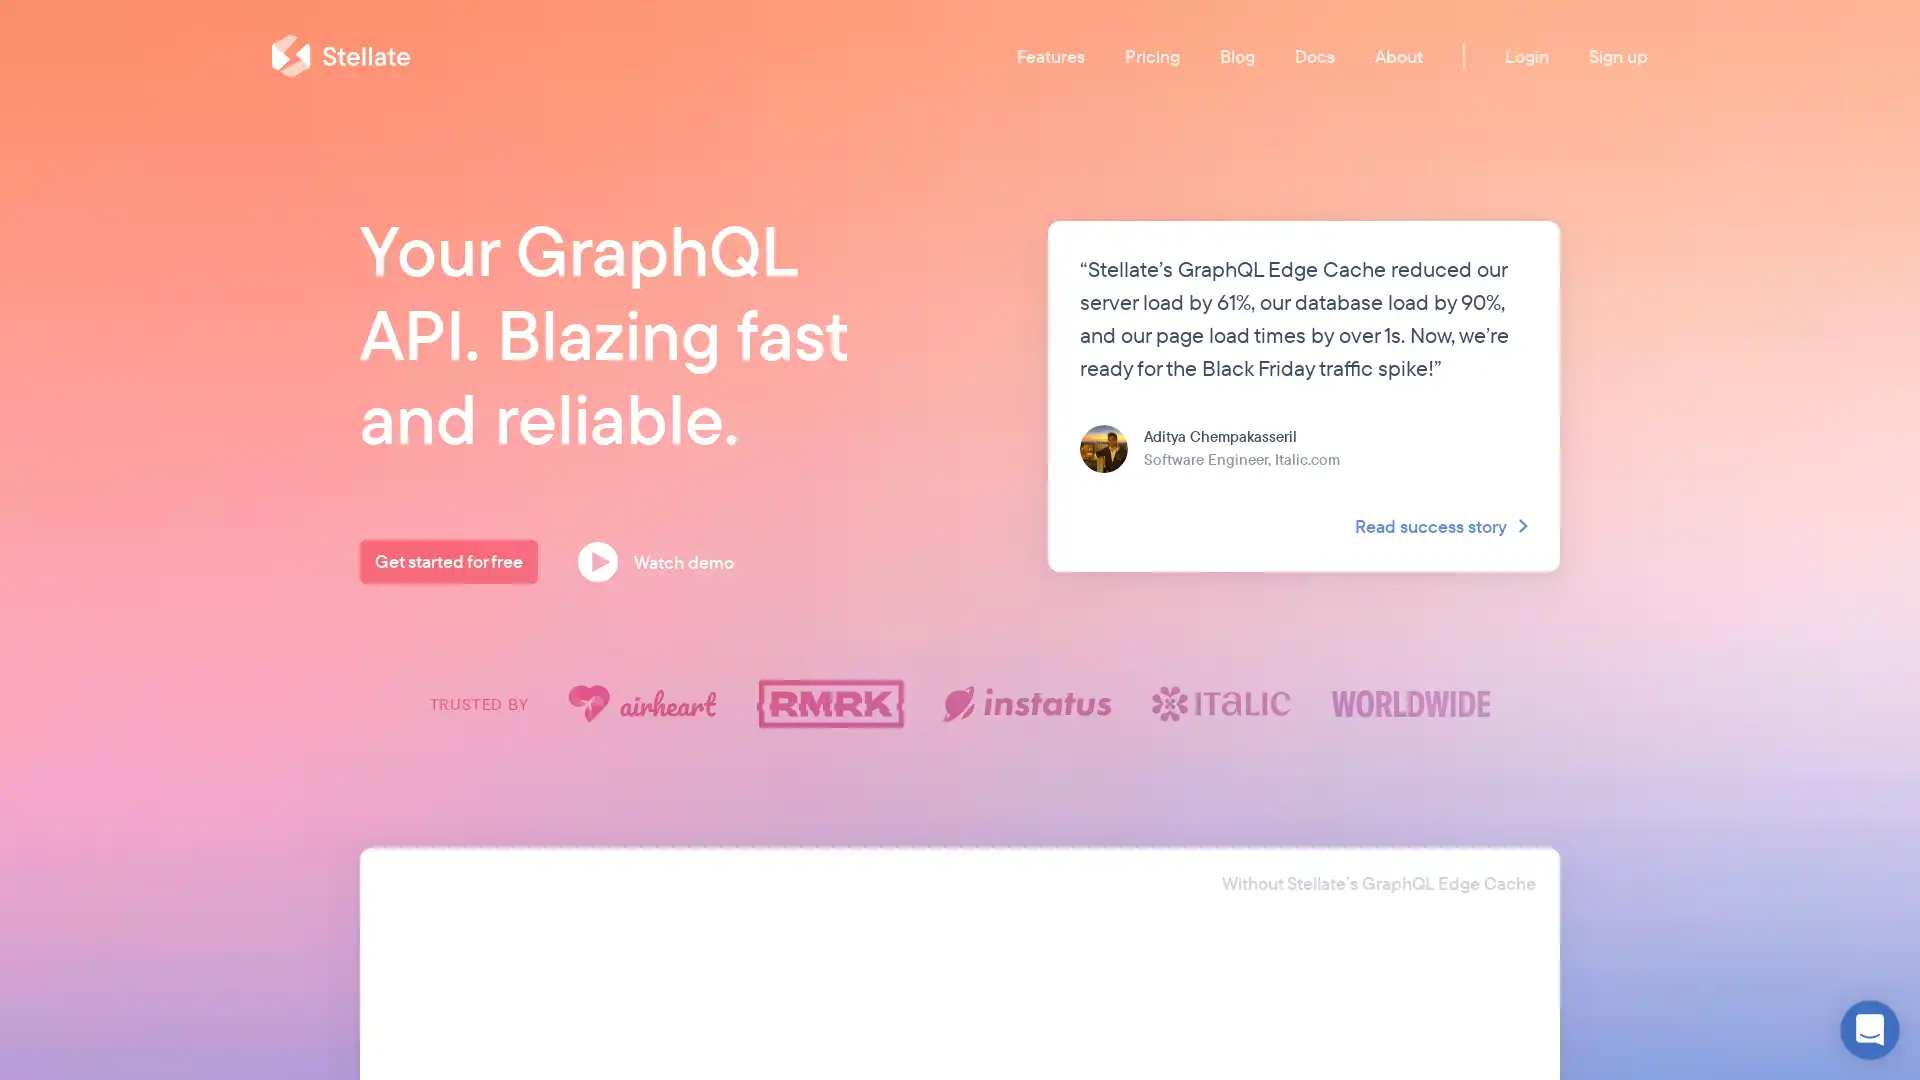 This screenshot has height=1080, width=1920. What do you see at coordinates (1869, 1029) in the screenshot?
I see `Open Intercom Messenger` at bounding box center [1869, 1029].